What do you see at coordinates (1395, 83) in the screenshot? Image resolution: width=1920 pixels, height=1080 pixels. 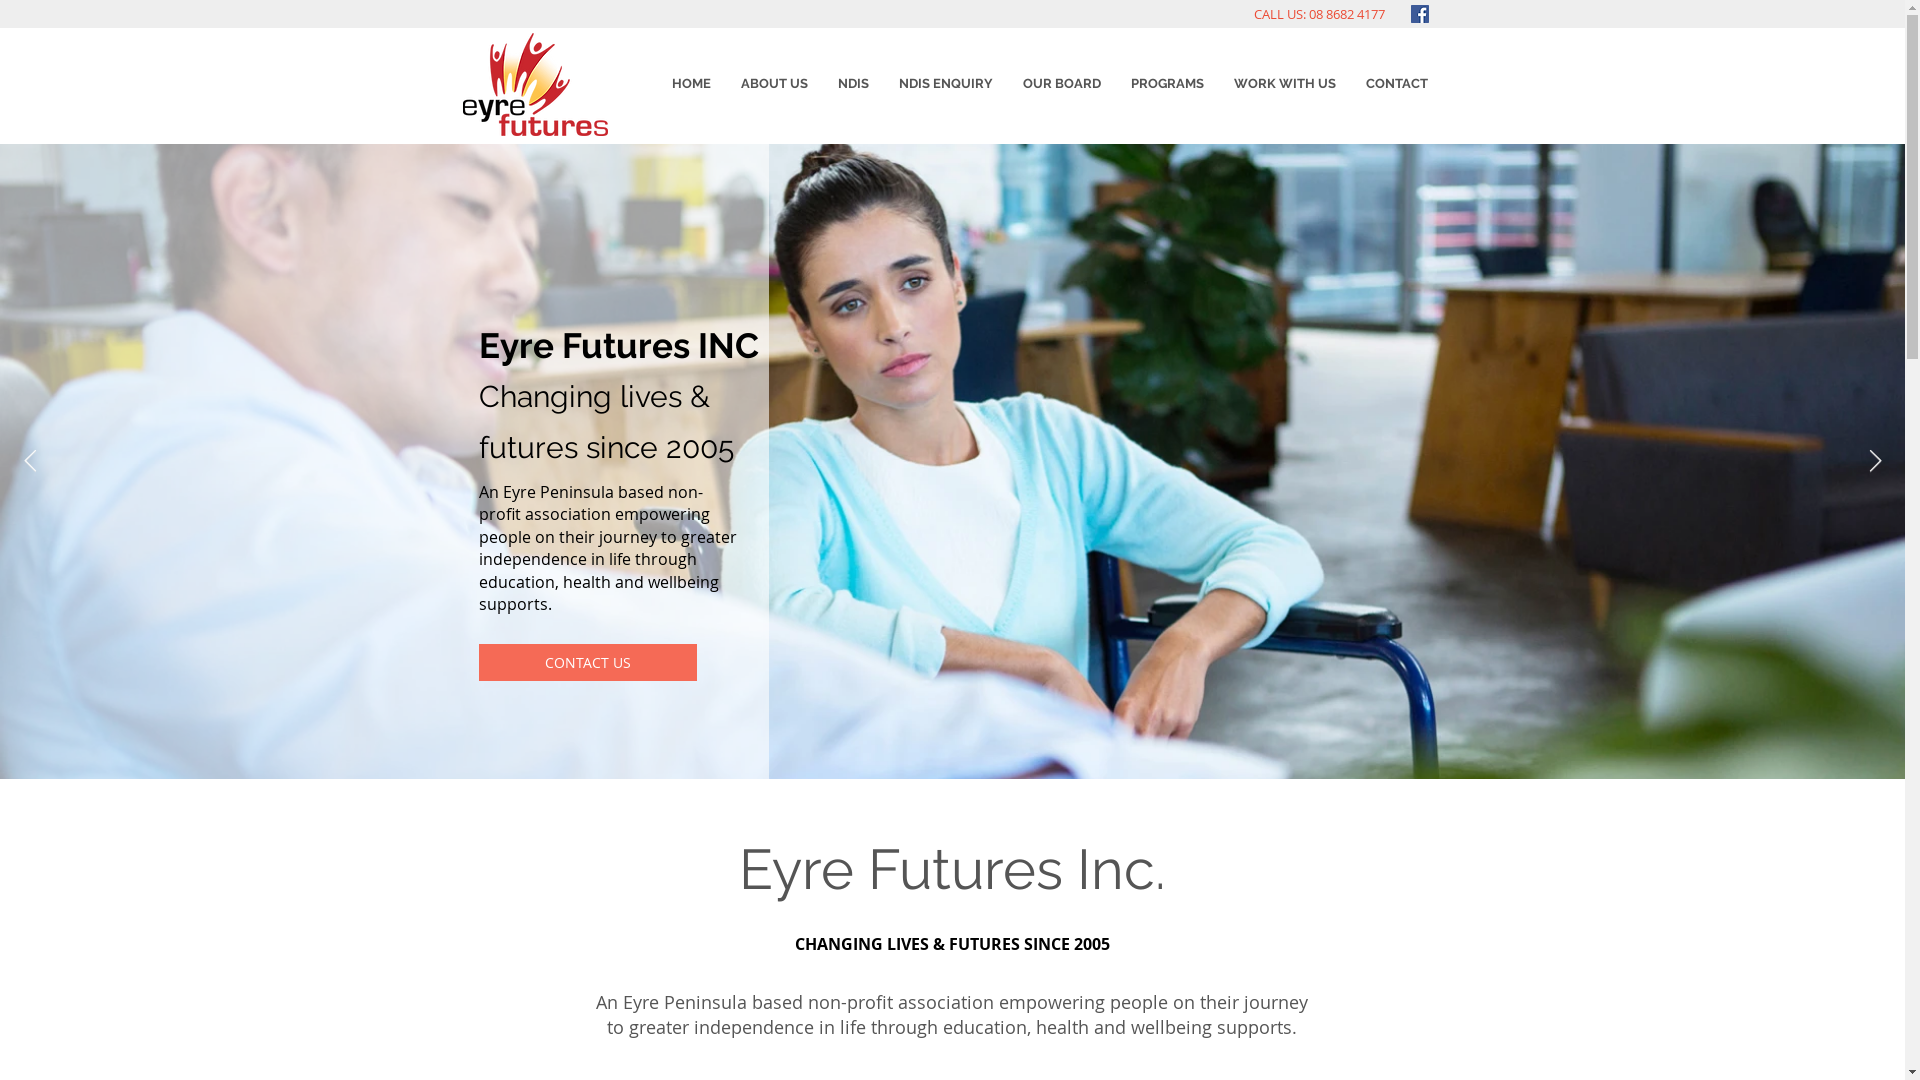 I see `'CONTACT'` at bounding box center [1395, 83].